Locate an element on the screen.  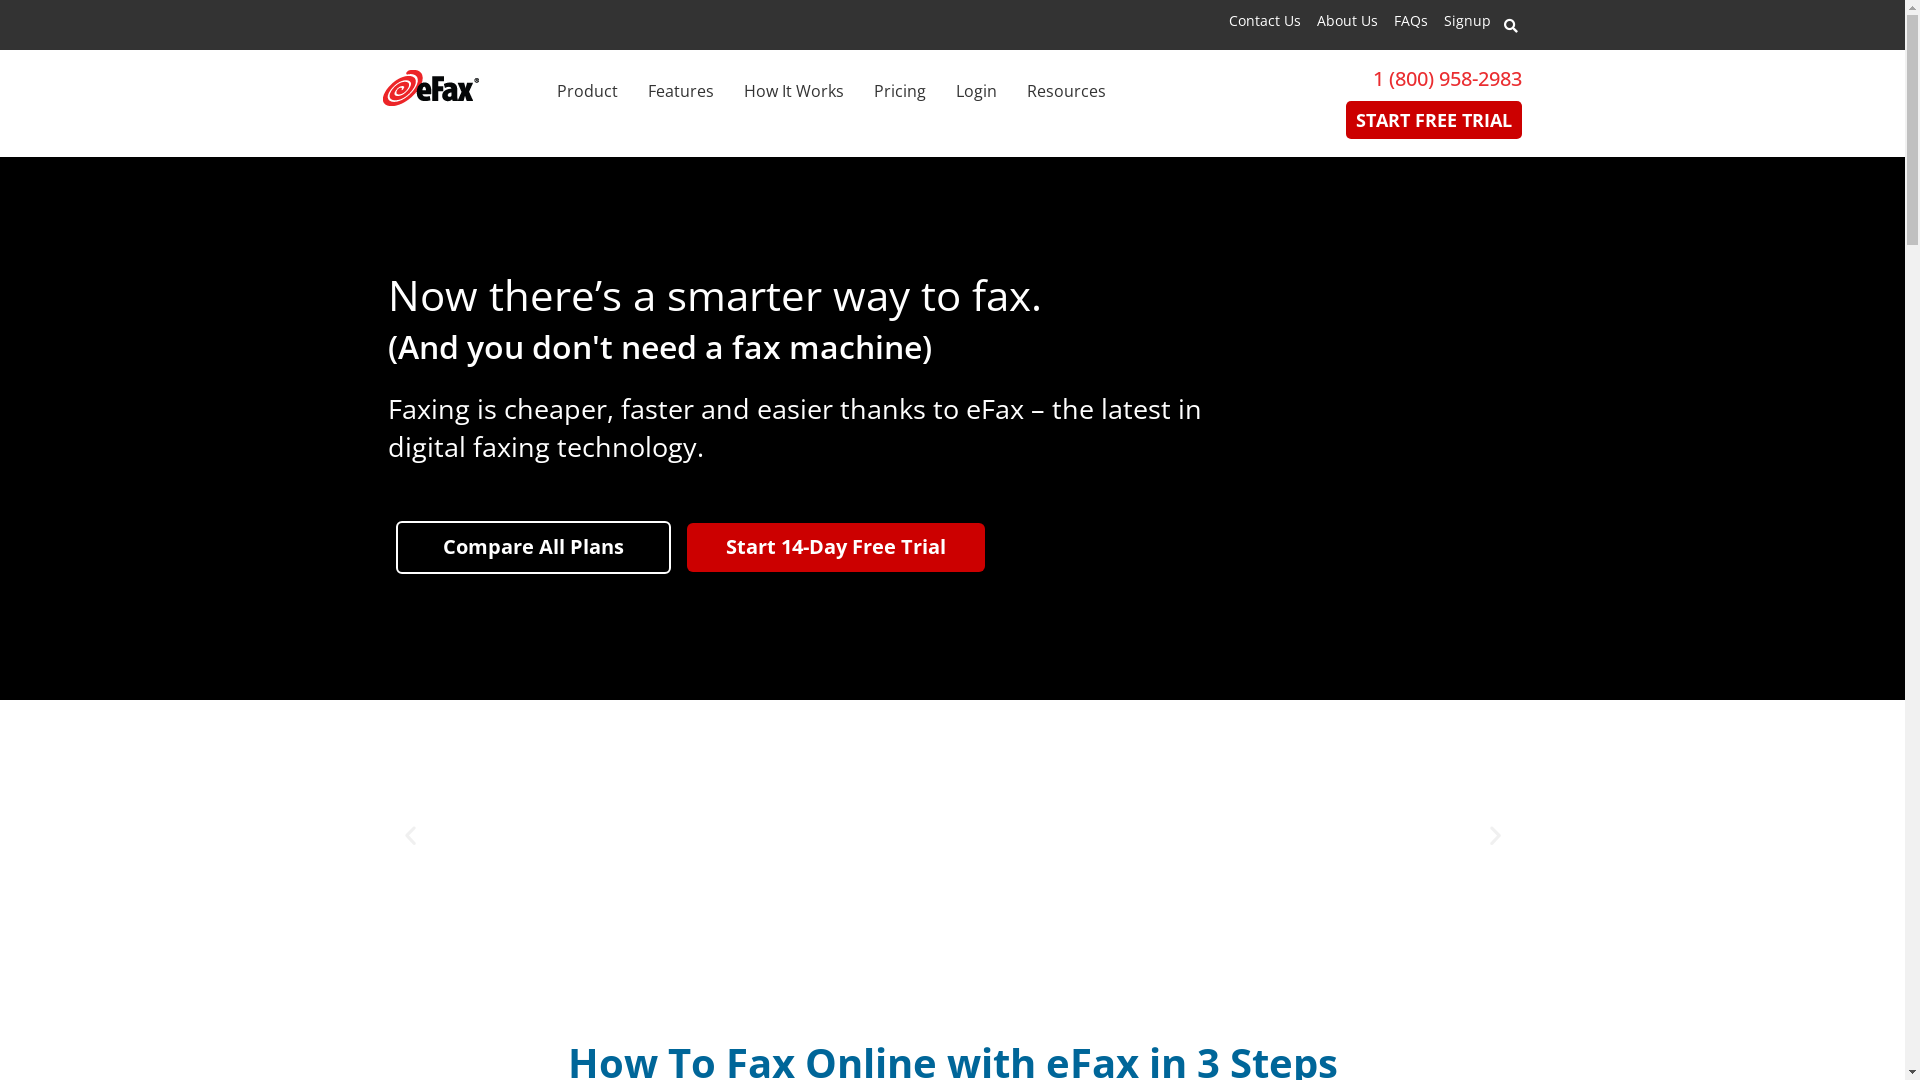
'Product' is located at coordinates (546, 92).